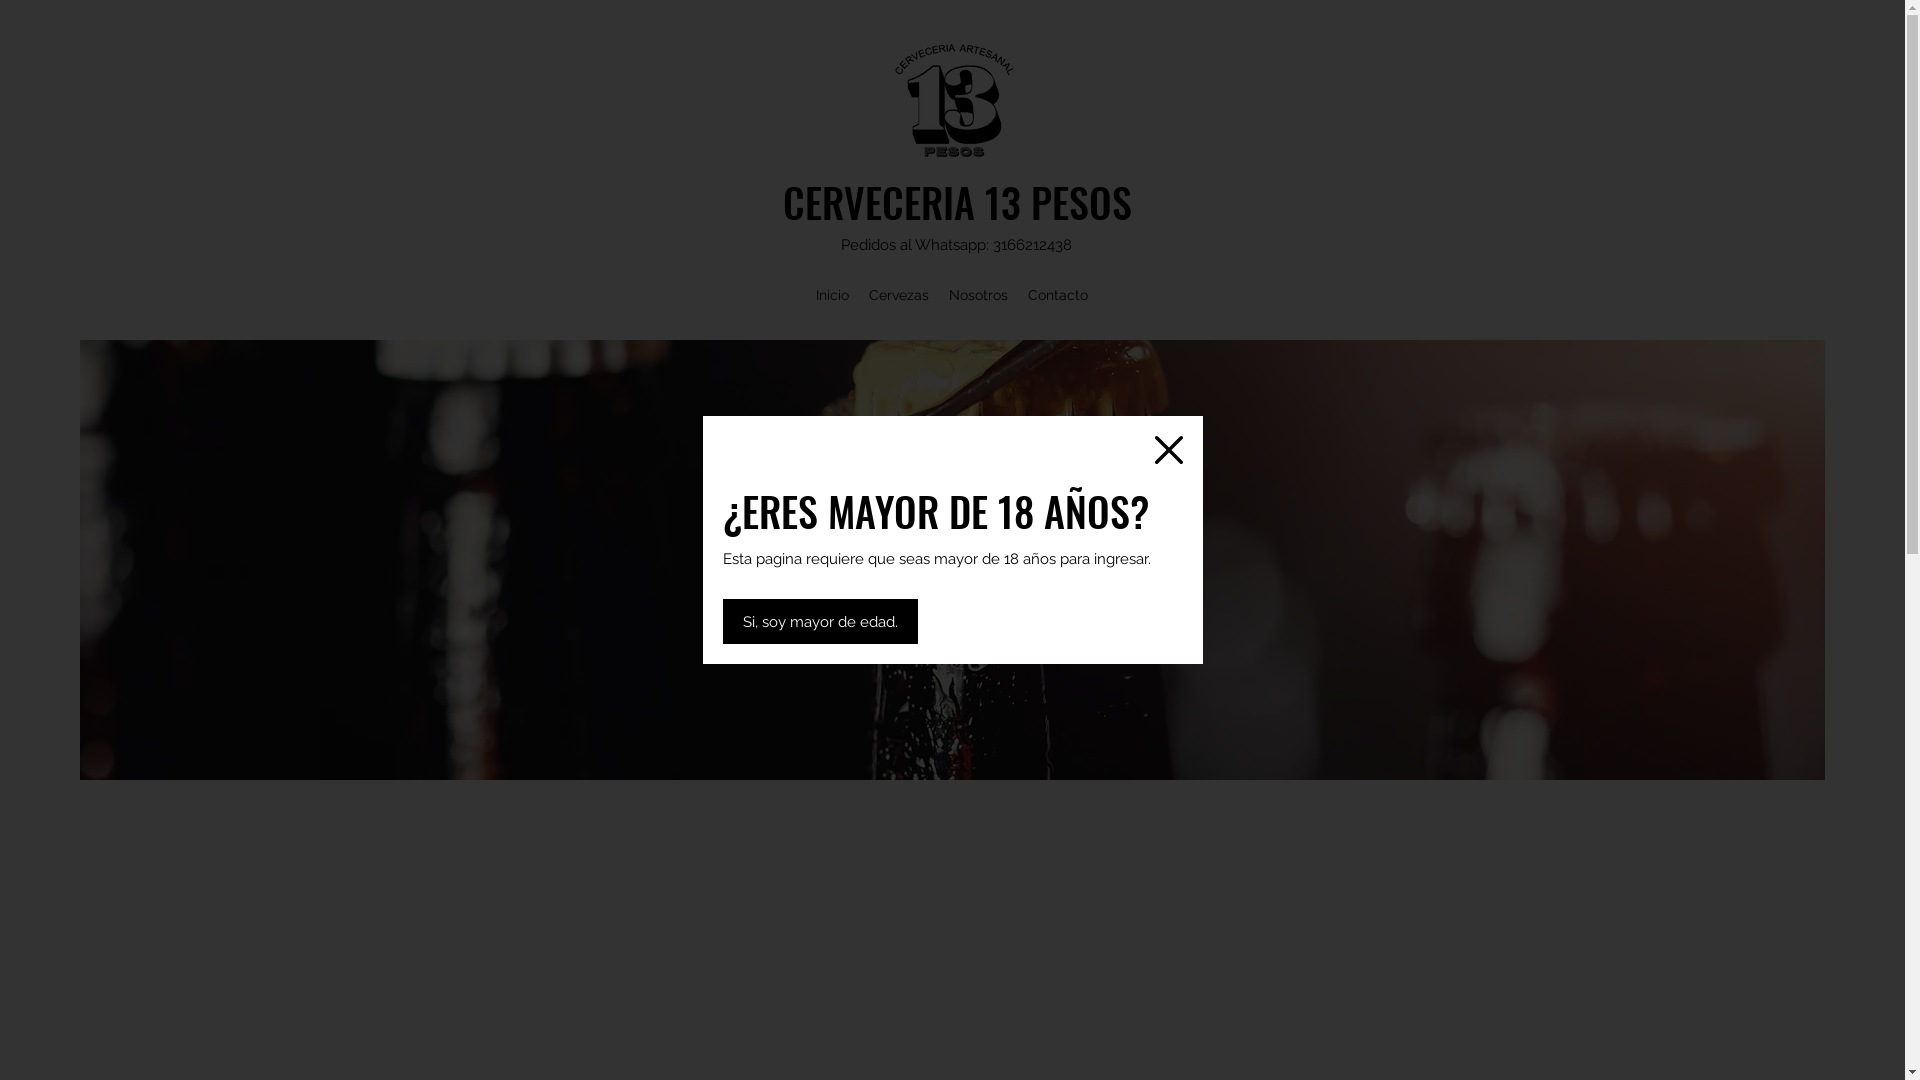 Image resolution: width=1920 pixels, height=1080 pixels. Describe the element at coordinates (1167, 450) in the screenshot. I see `'Volver al sitio'` at that location.